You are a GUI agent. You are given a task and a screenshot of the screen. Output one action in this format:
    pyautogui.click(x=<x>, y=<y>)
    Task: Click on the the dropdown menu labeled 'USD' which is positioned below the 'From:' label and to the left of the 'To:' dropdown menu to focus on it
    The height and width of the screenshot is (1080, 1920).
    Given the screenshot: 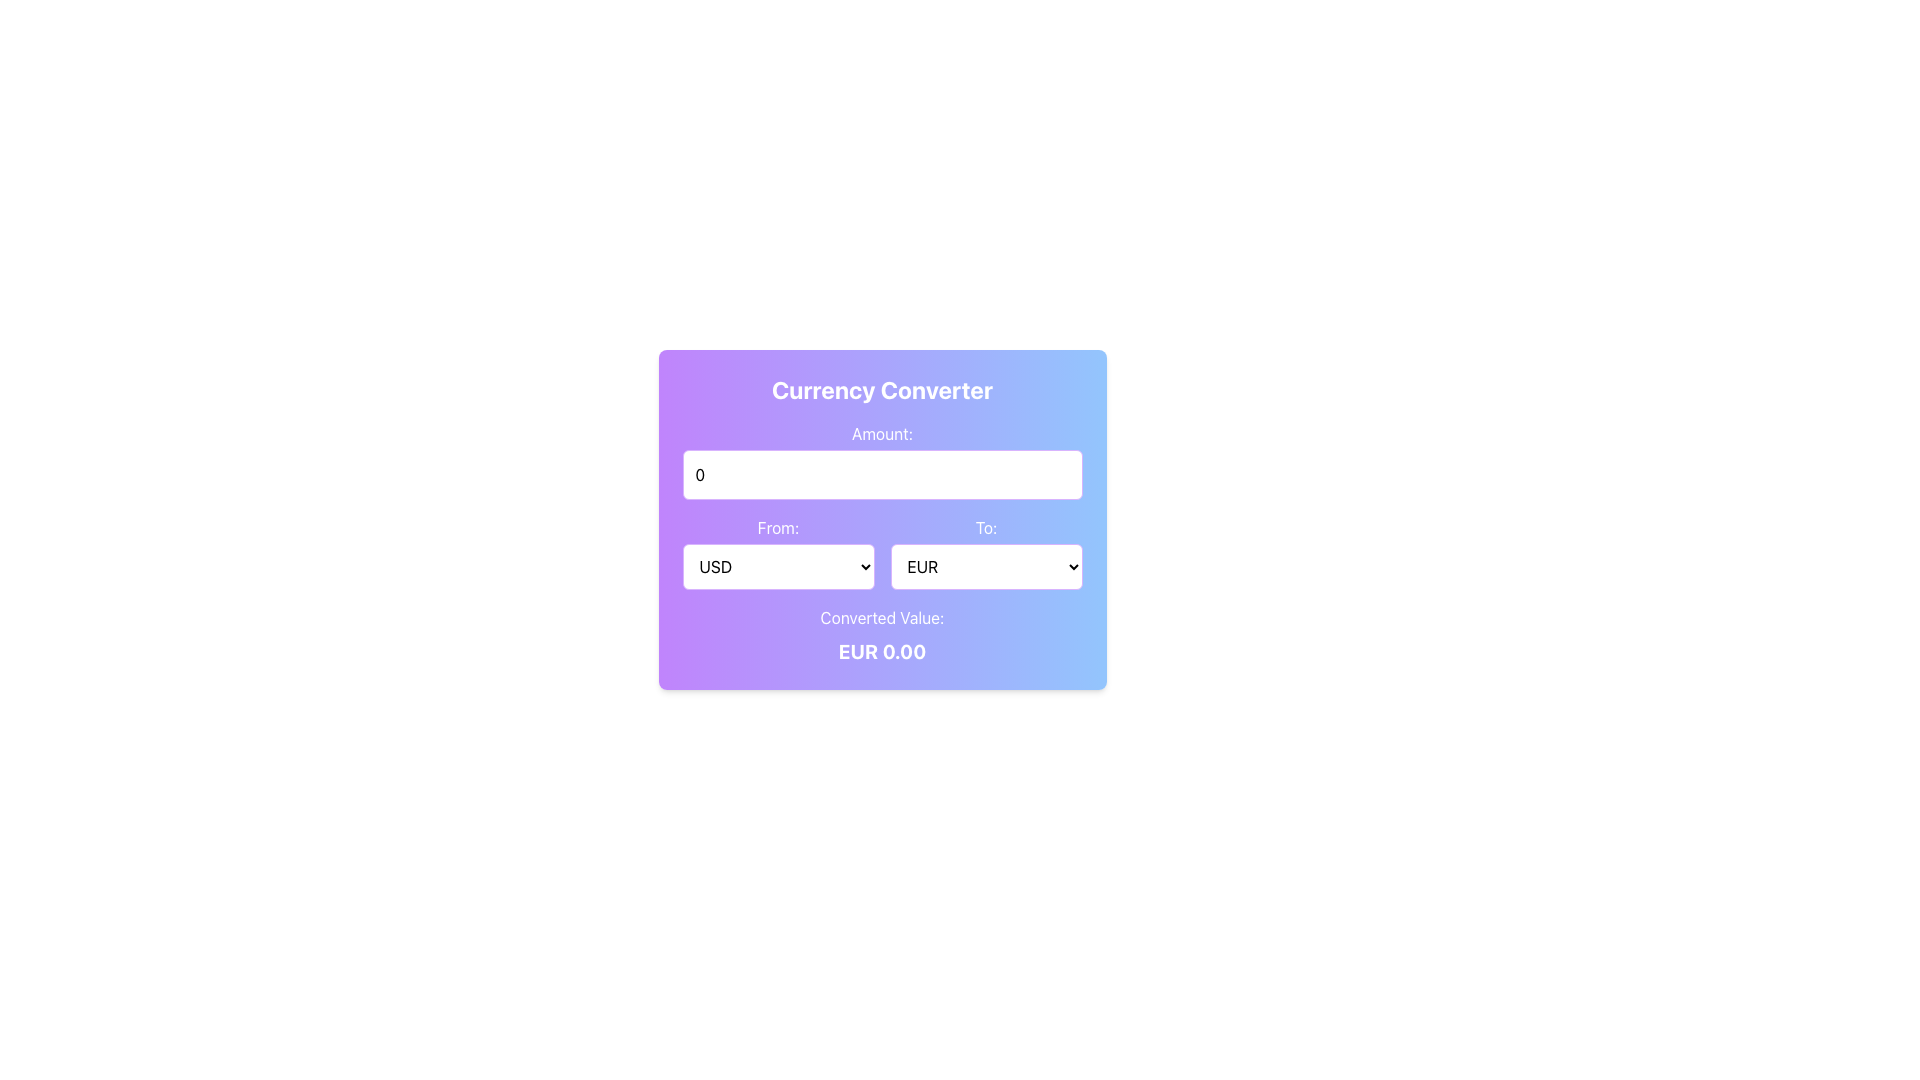 What is the action you would take?
    pyautogui.click(x=777, y=552)
    